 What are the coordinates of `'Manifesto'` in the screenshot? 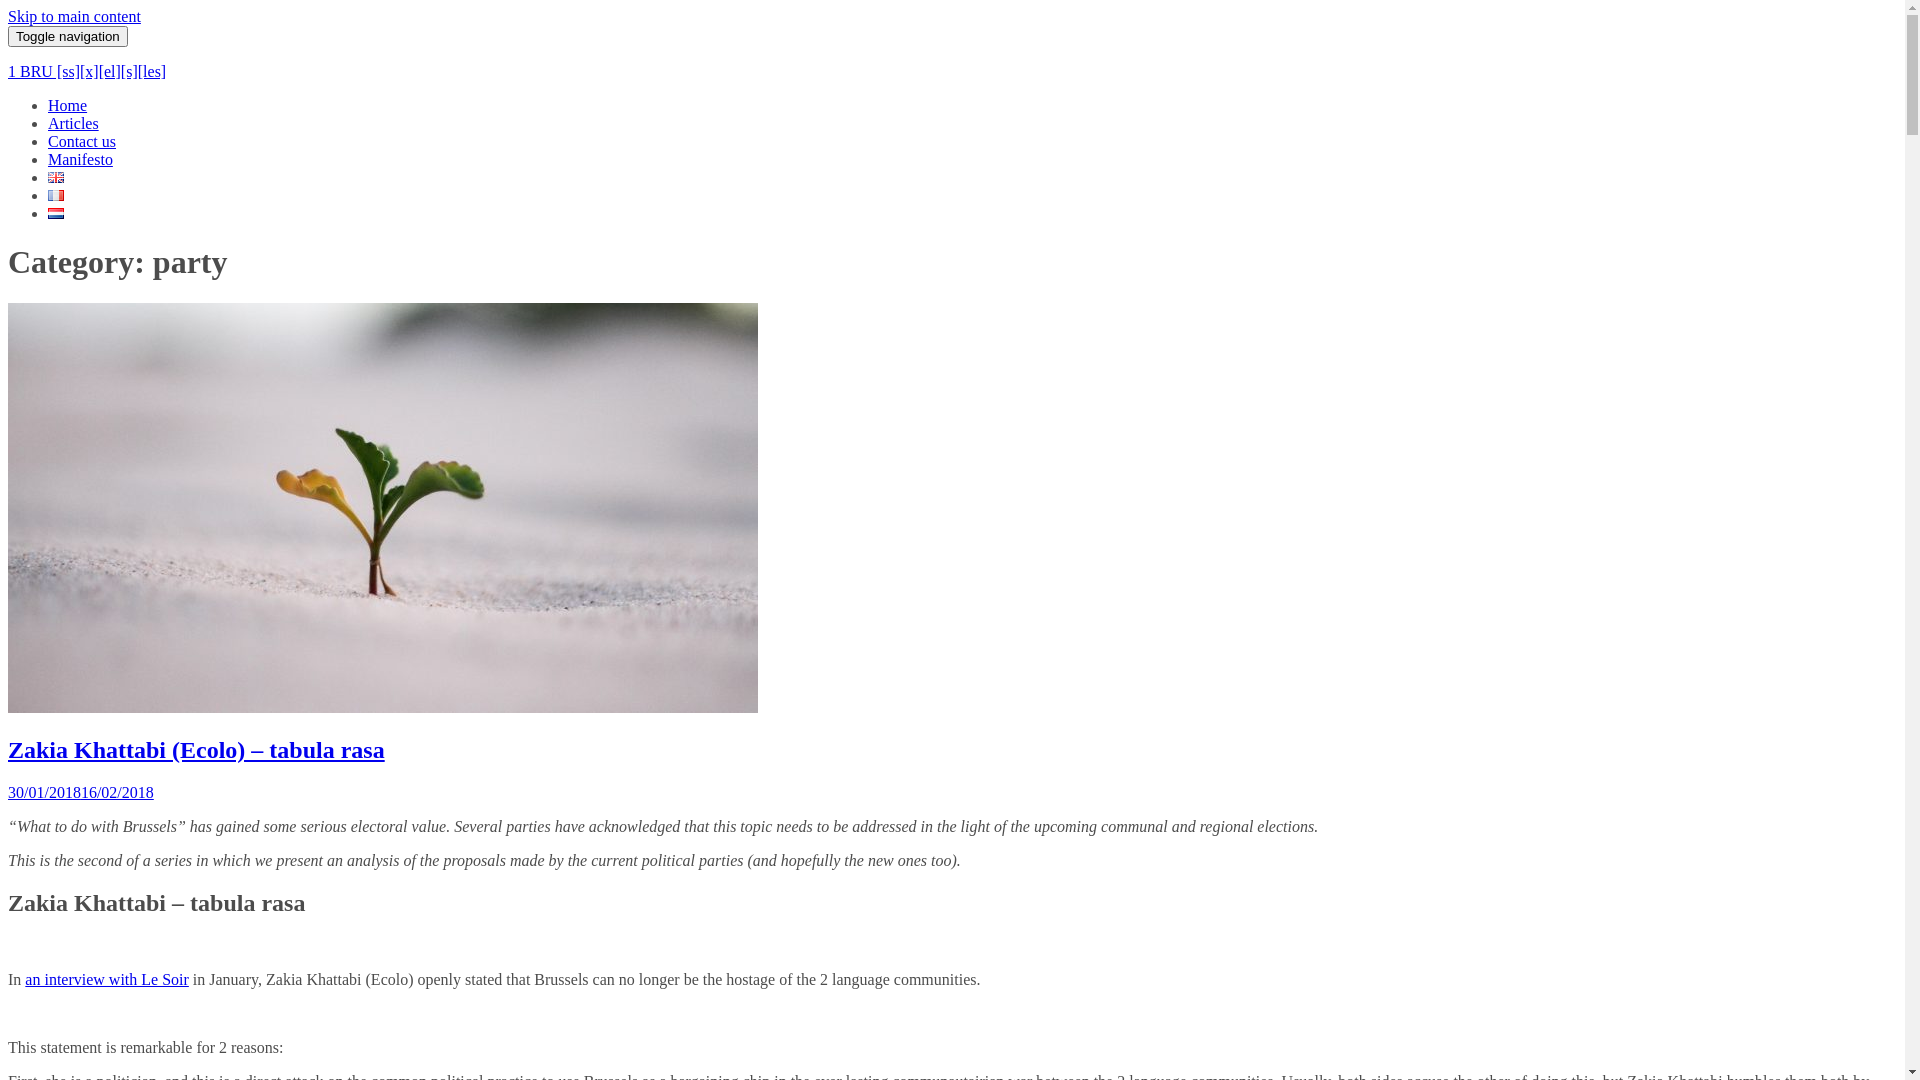 It's located at (80, 158).